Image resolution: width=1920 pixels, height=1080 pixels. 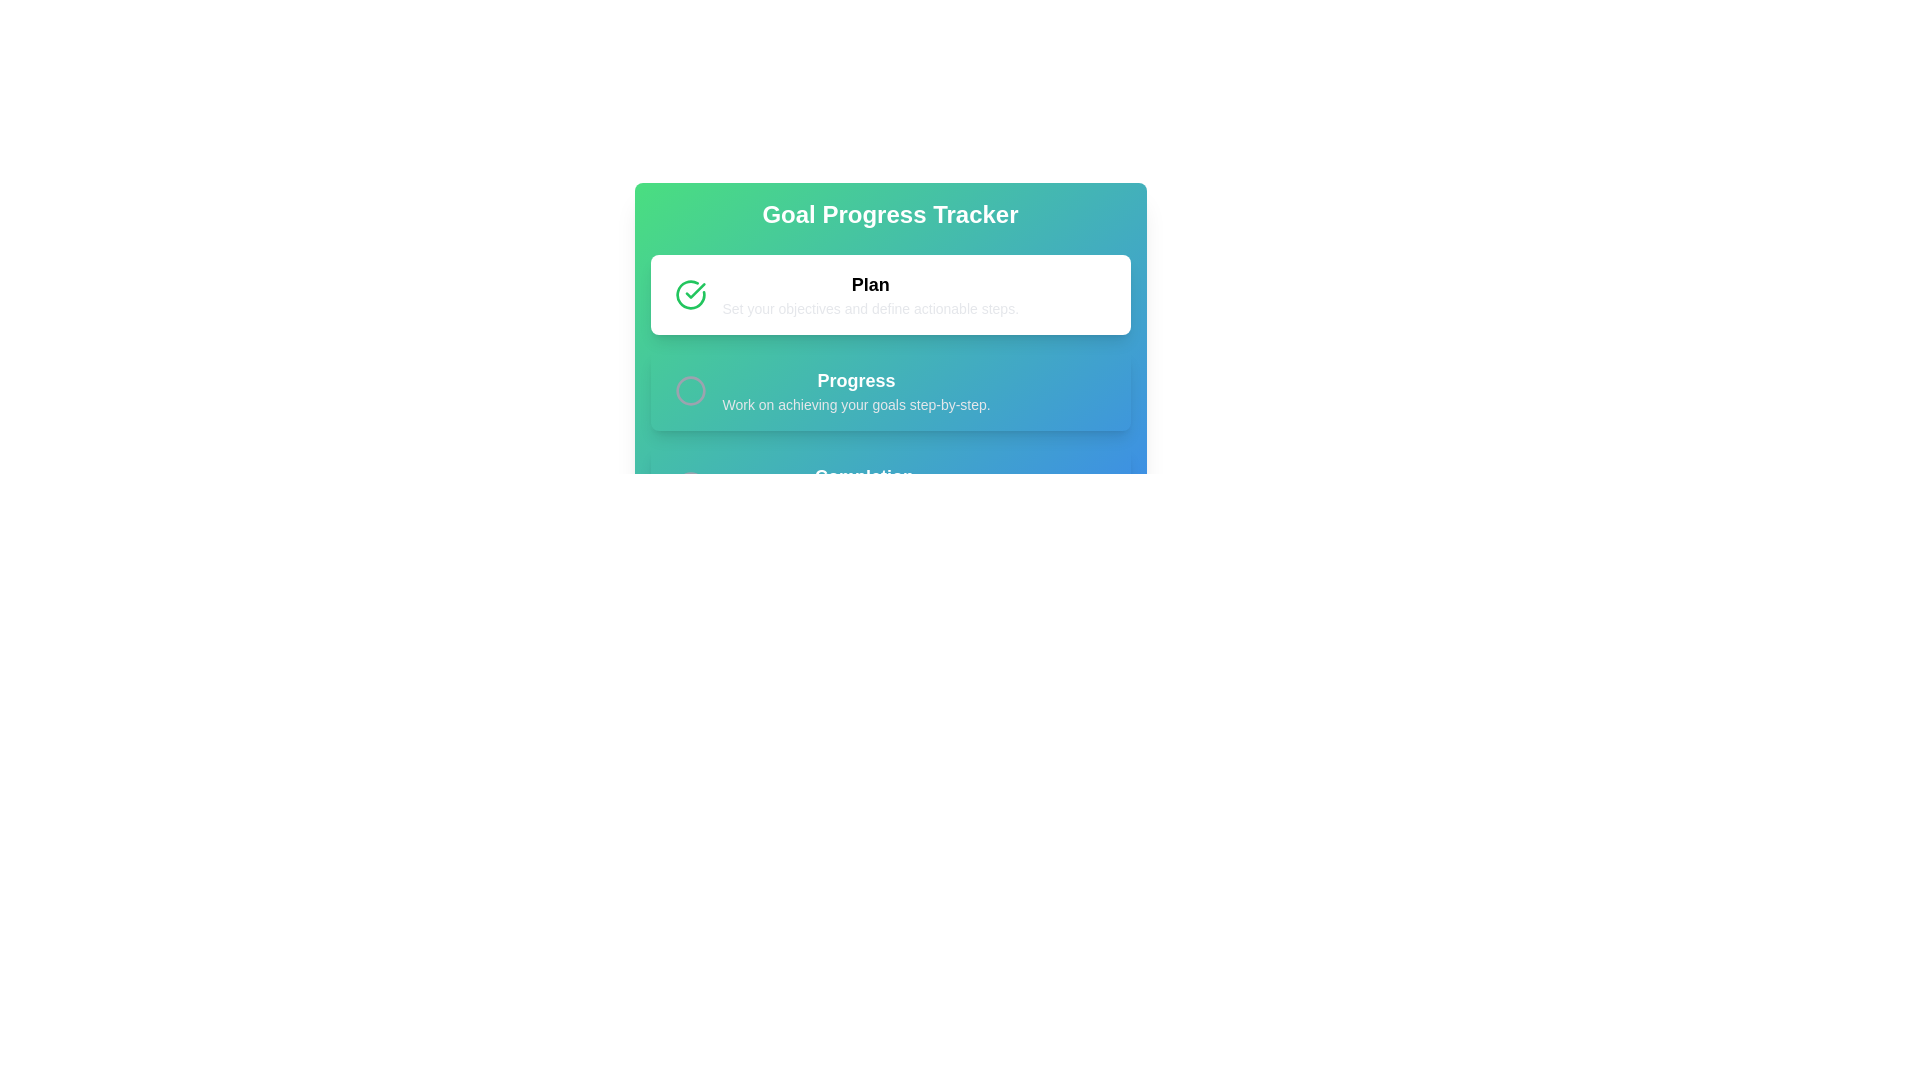 I want to click on prominently displayed title text 'Goal Progress Tracker' which is styled with a bold font and larger size, located at the center of the gradient-colored background header of the card, so click(x=889, y=215).